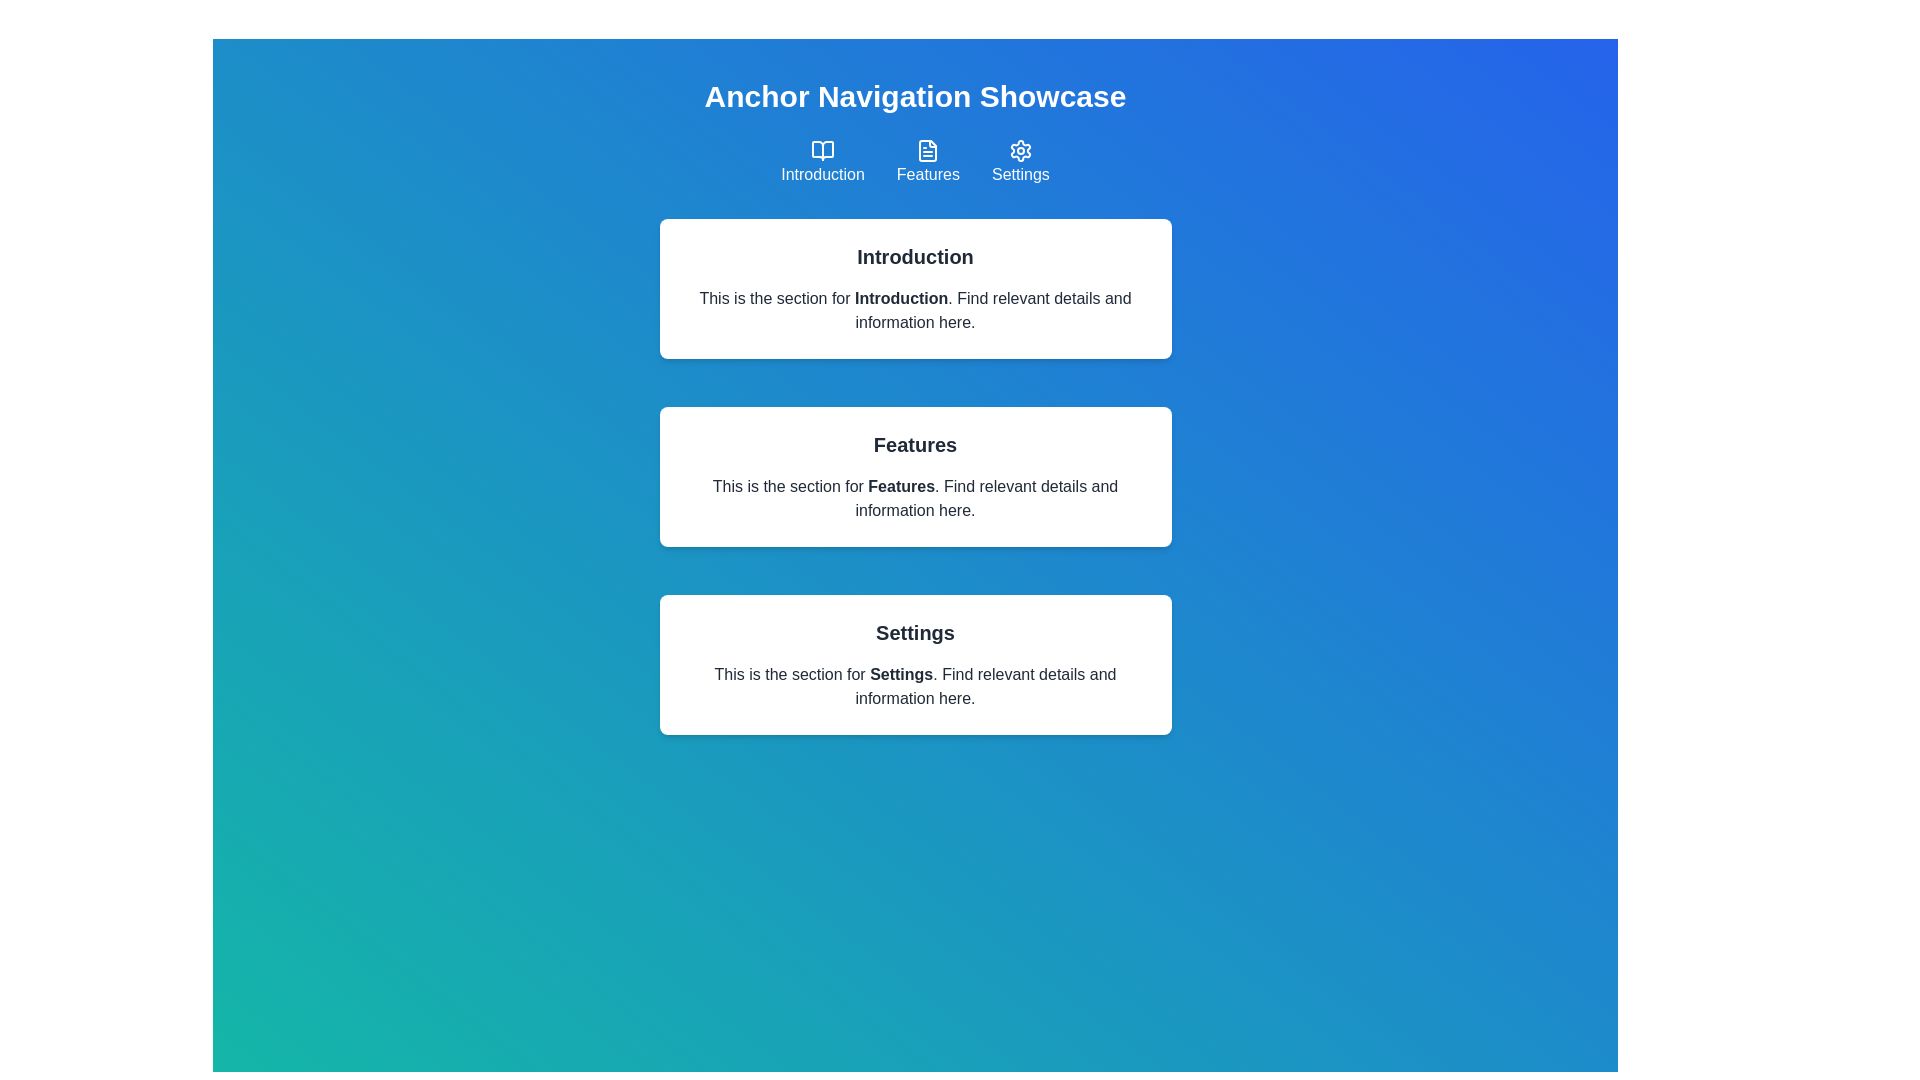 The image size is (1920, 1080). I want to click on the open book icon labeled 'Introduction', which is the first icon in the top navigational bar, positioned to the left of the 'Features' and 'Settings' icons, so click(823, 149).